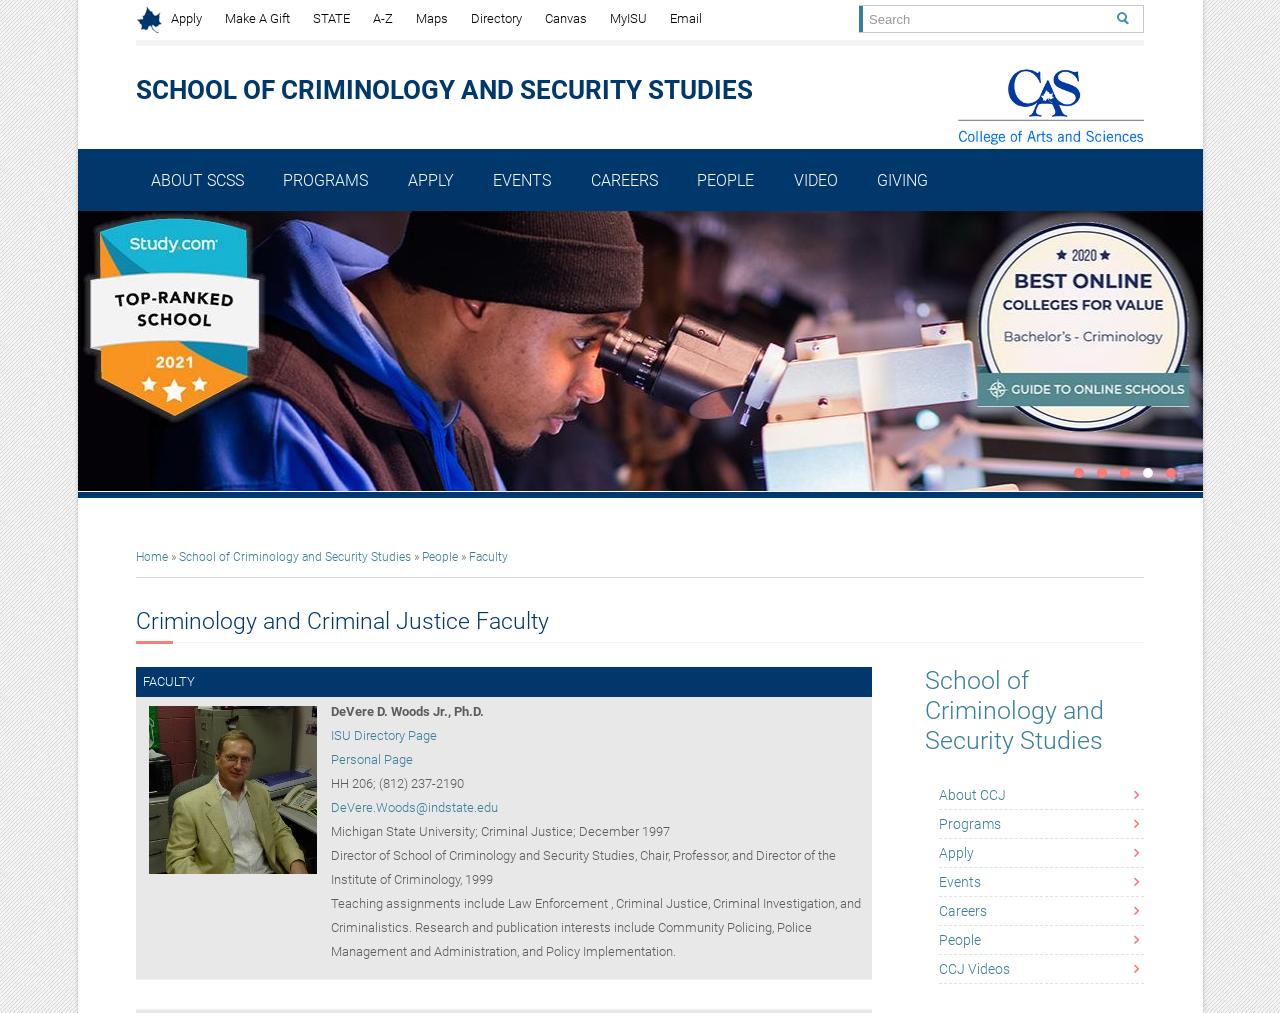 This screenshot has width=1280, height=1013. What do you see at coordinates (581, 866) in the screenshot?
I see `'Director of School of Criminology and Security Studies, Chair, Professor, and Director of the Institute of Criminology, 1999'` at bounding box center [581, 866].